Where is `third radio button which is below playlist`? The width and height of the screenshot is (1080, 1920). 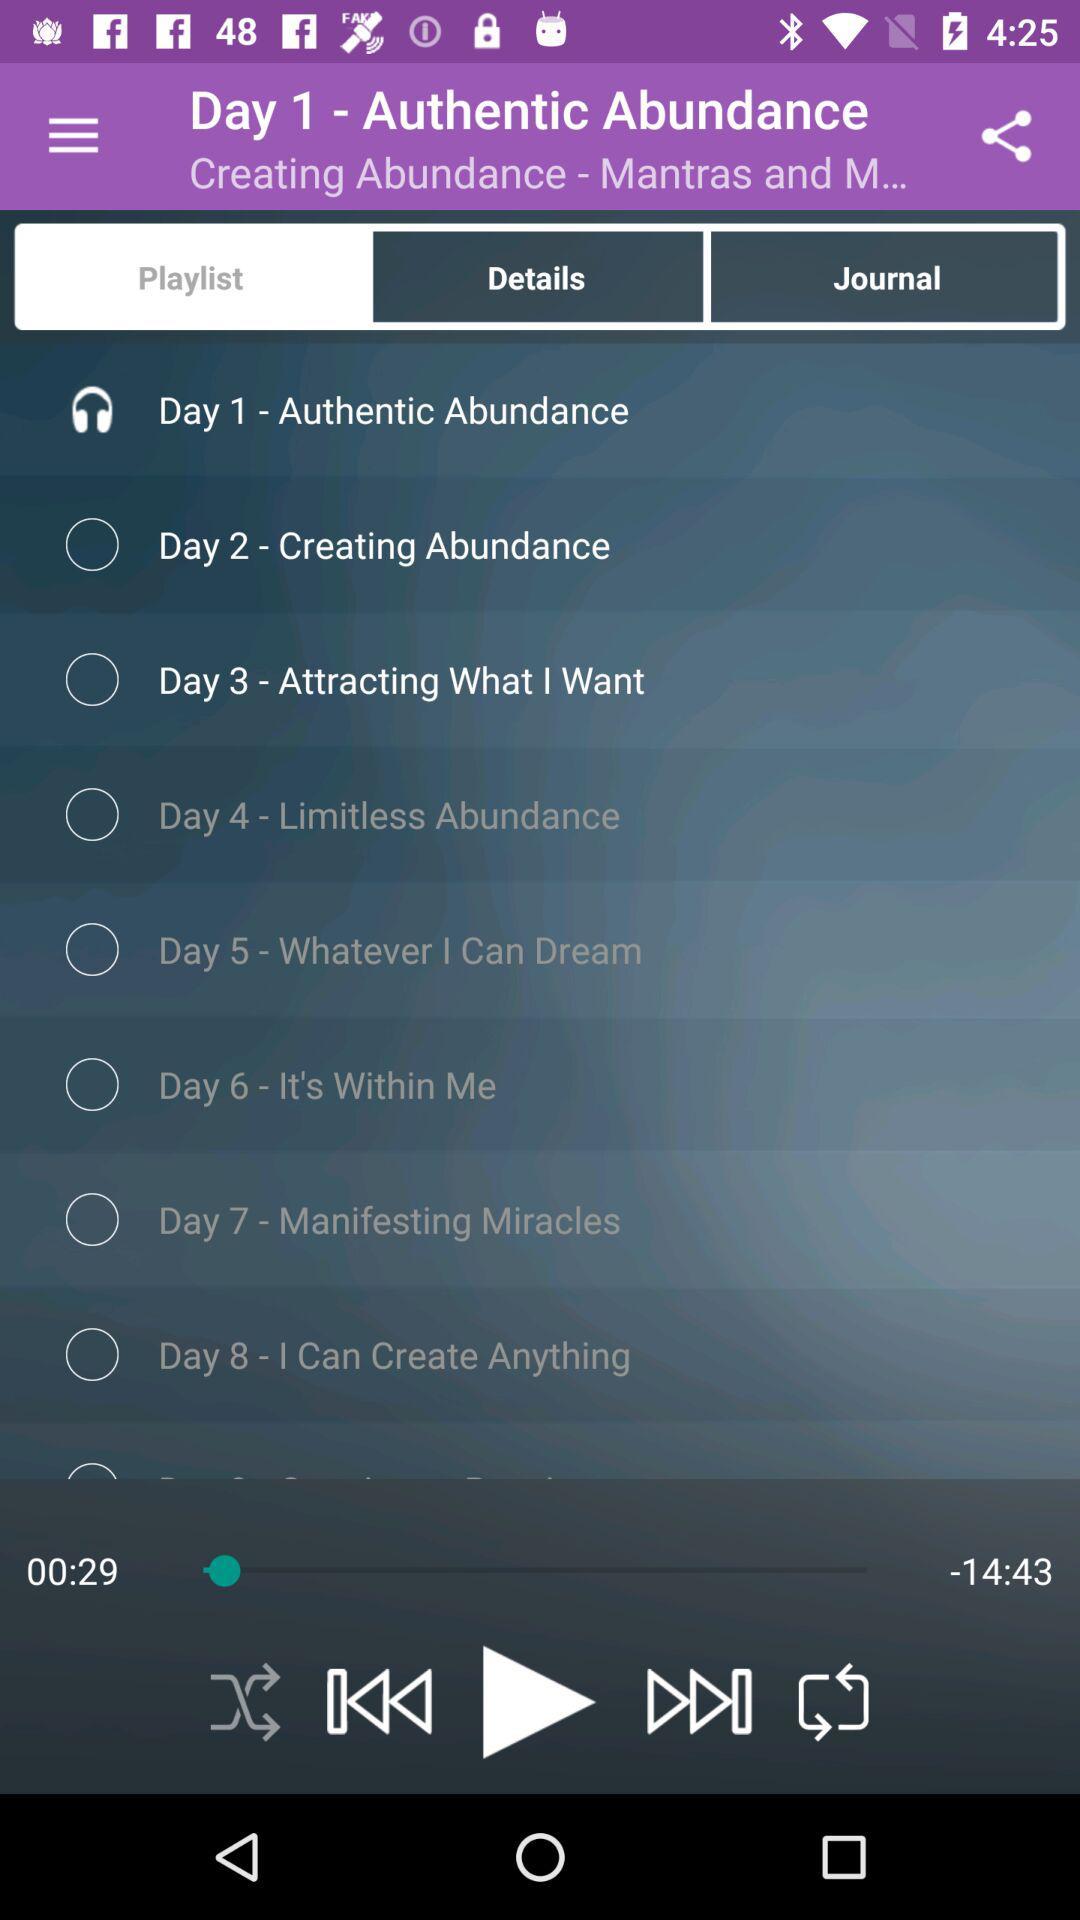 third radio button which is below playlist is located at coordinates (92, 814).